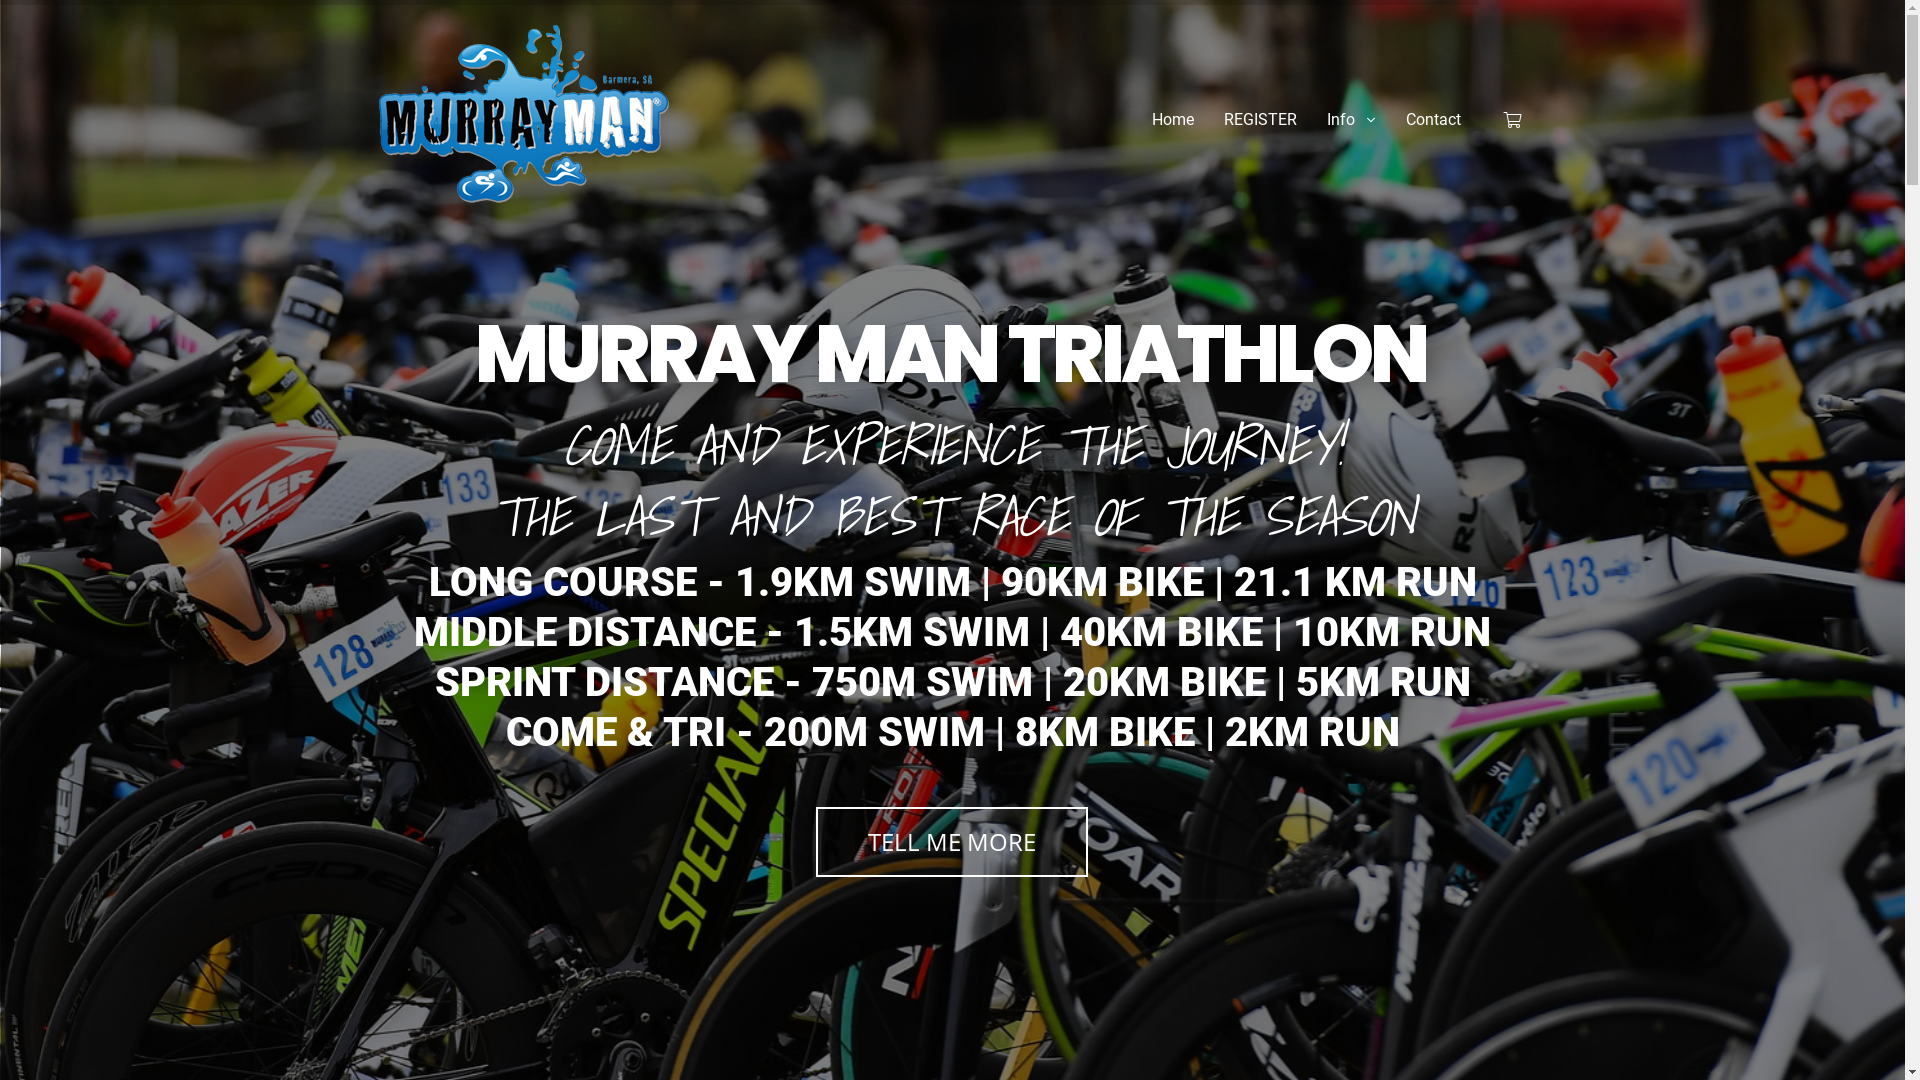 The height and width of the screenshot is (1080, 1920). I want to click on 'TELL ME MORE', so click(816, 841).